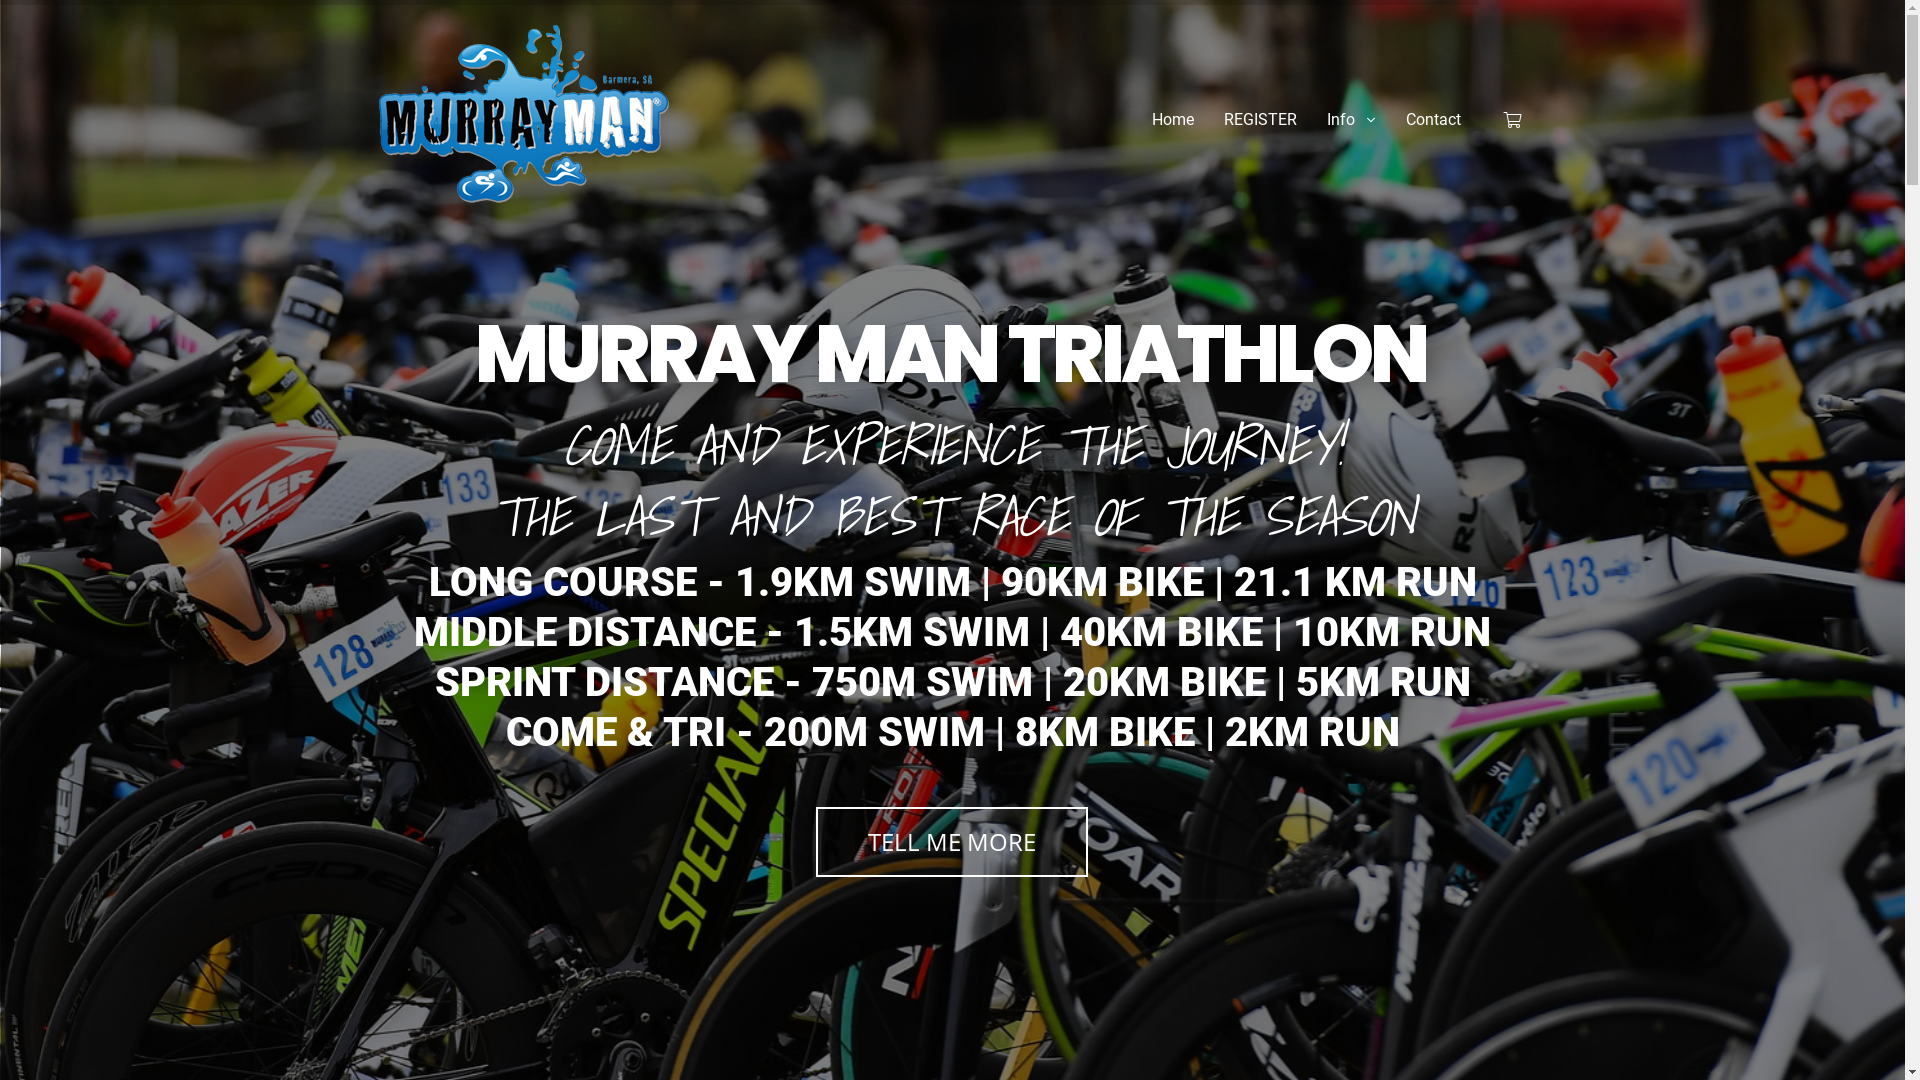 The height and width of the screenshot is (1080, 1920). I want to click on 'TELL ME MORE', so click(816, 841).